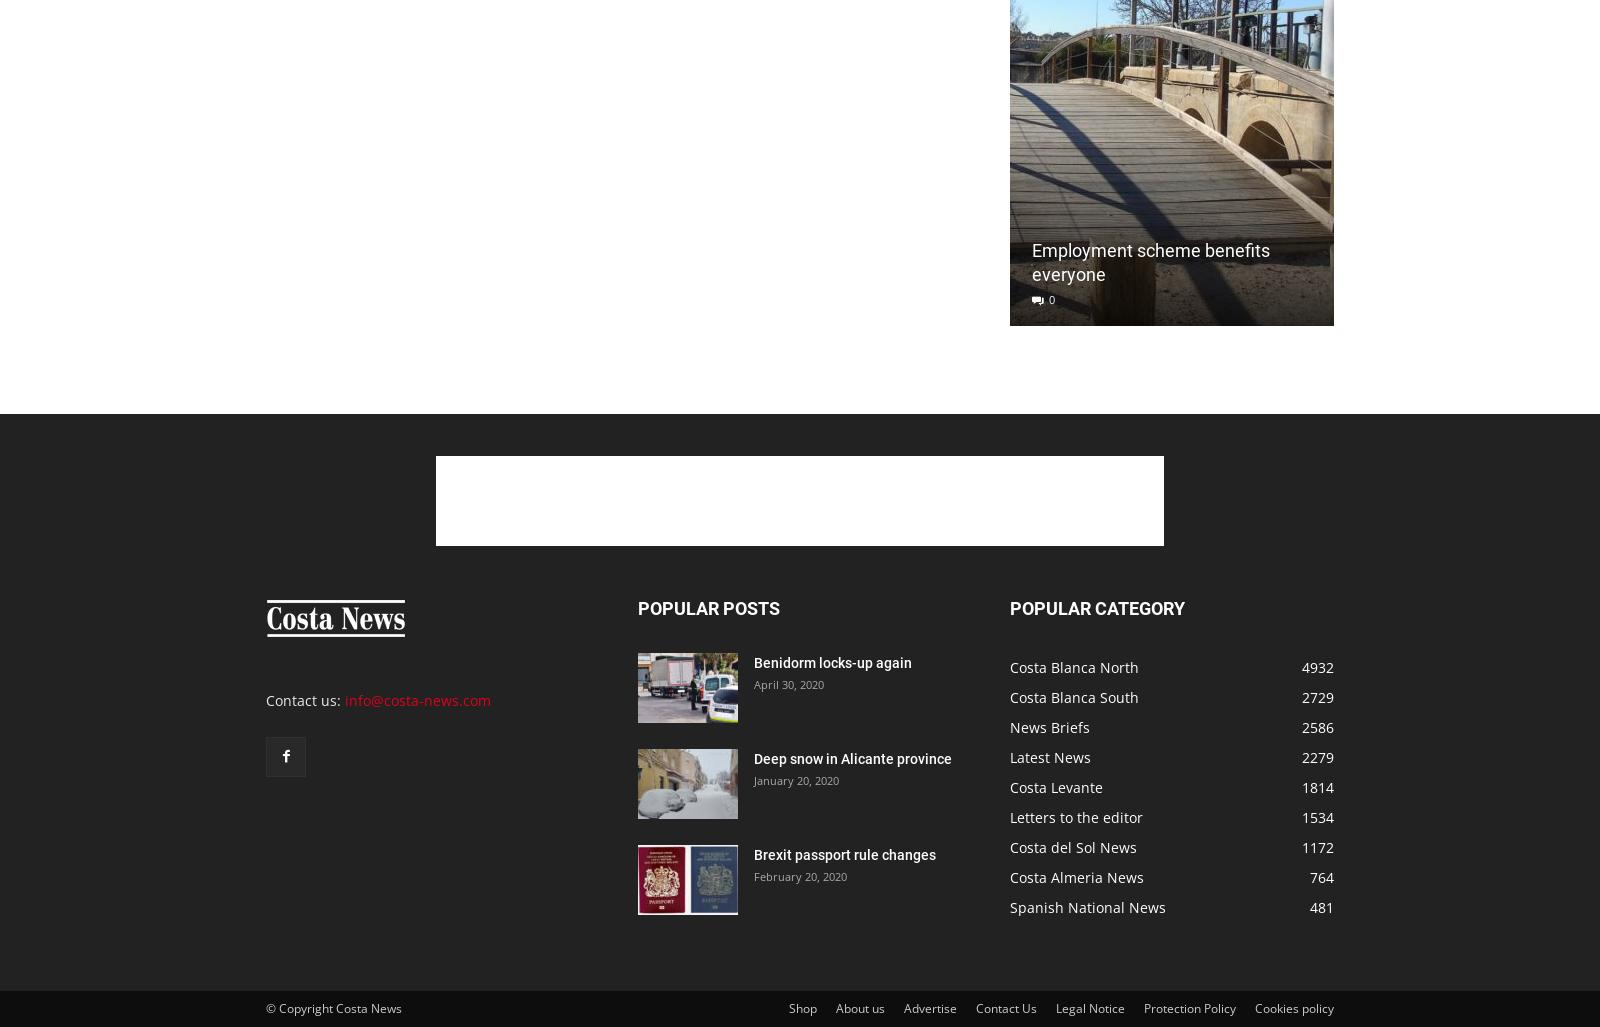 The image size is (1600, 1027). What do you see at coordinates (708, 608) in the screenshot?
I see `'POPULAR POSTS'` at bounding box center [708, 608].